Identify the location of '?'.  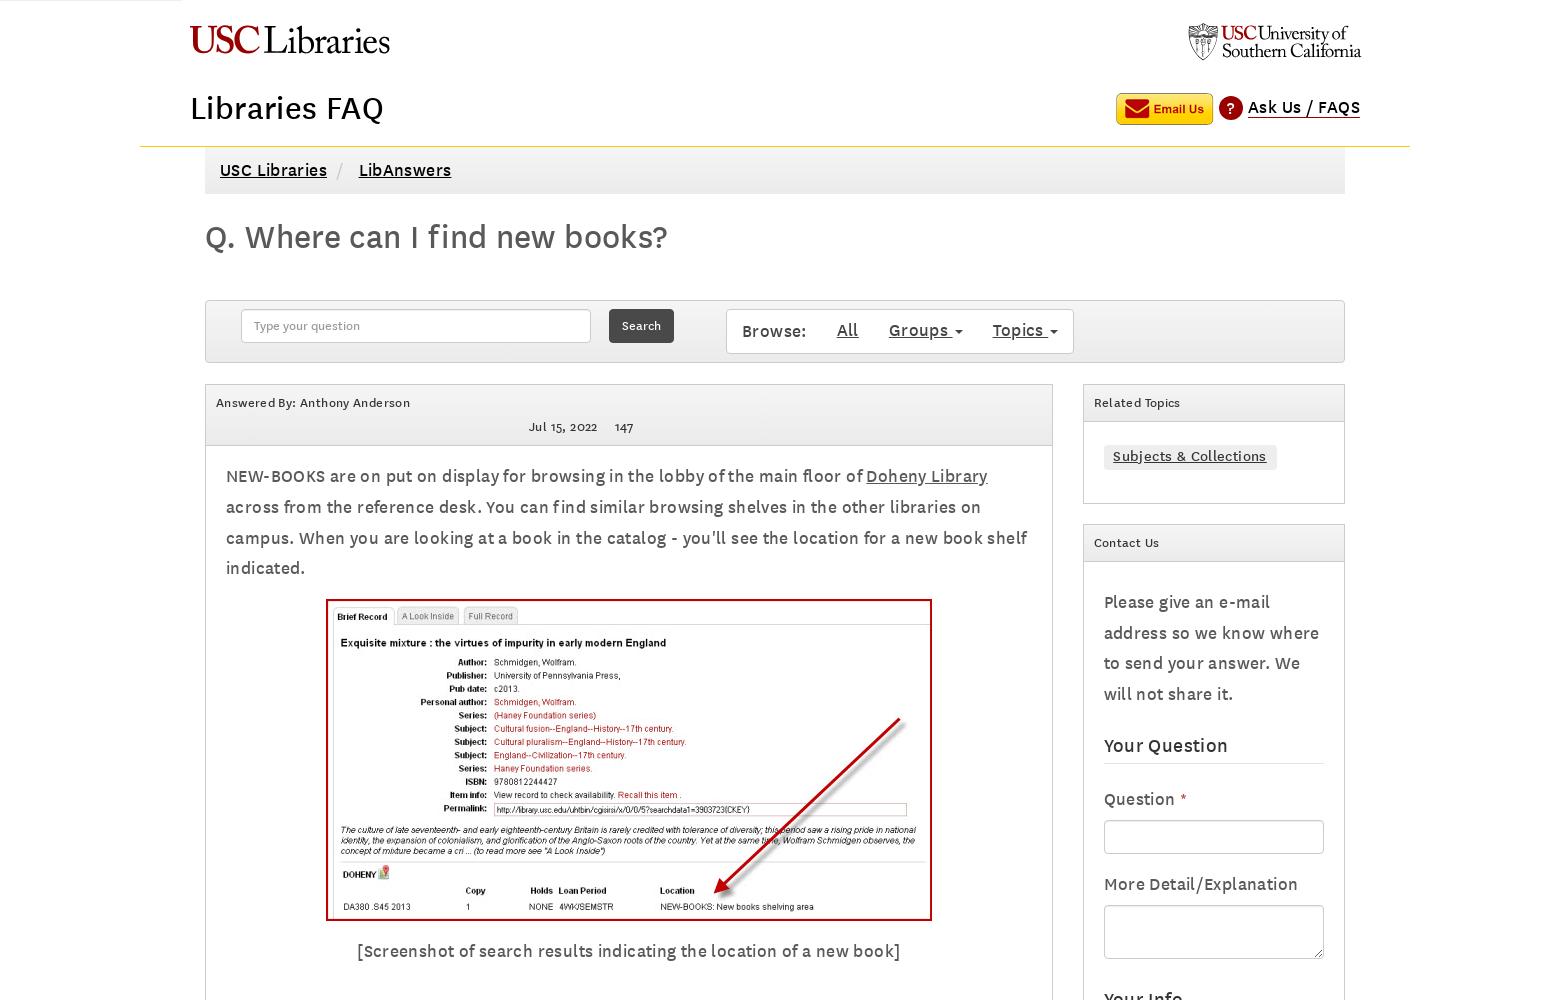
(1230, 106).